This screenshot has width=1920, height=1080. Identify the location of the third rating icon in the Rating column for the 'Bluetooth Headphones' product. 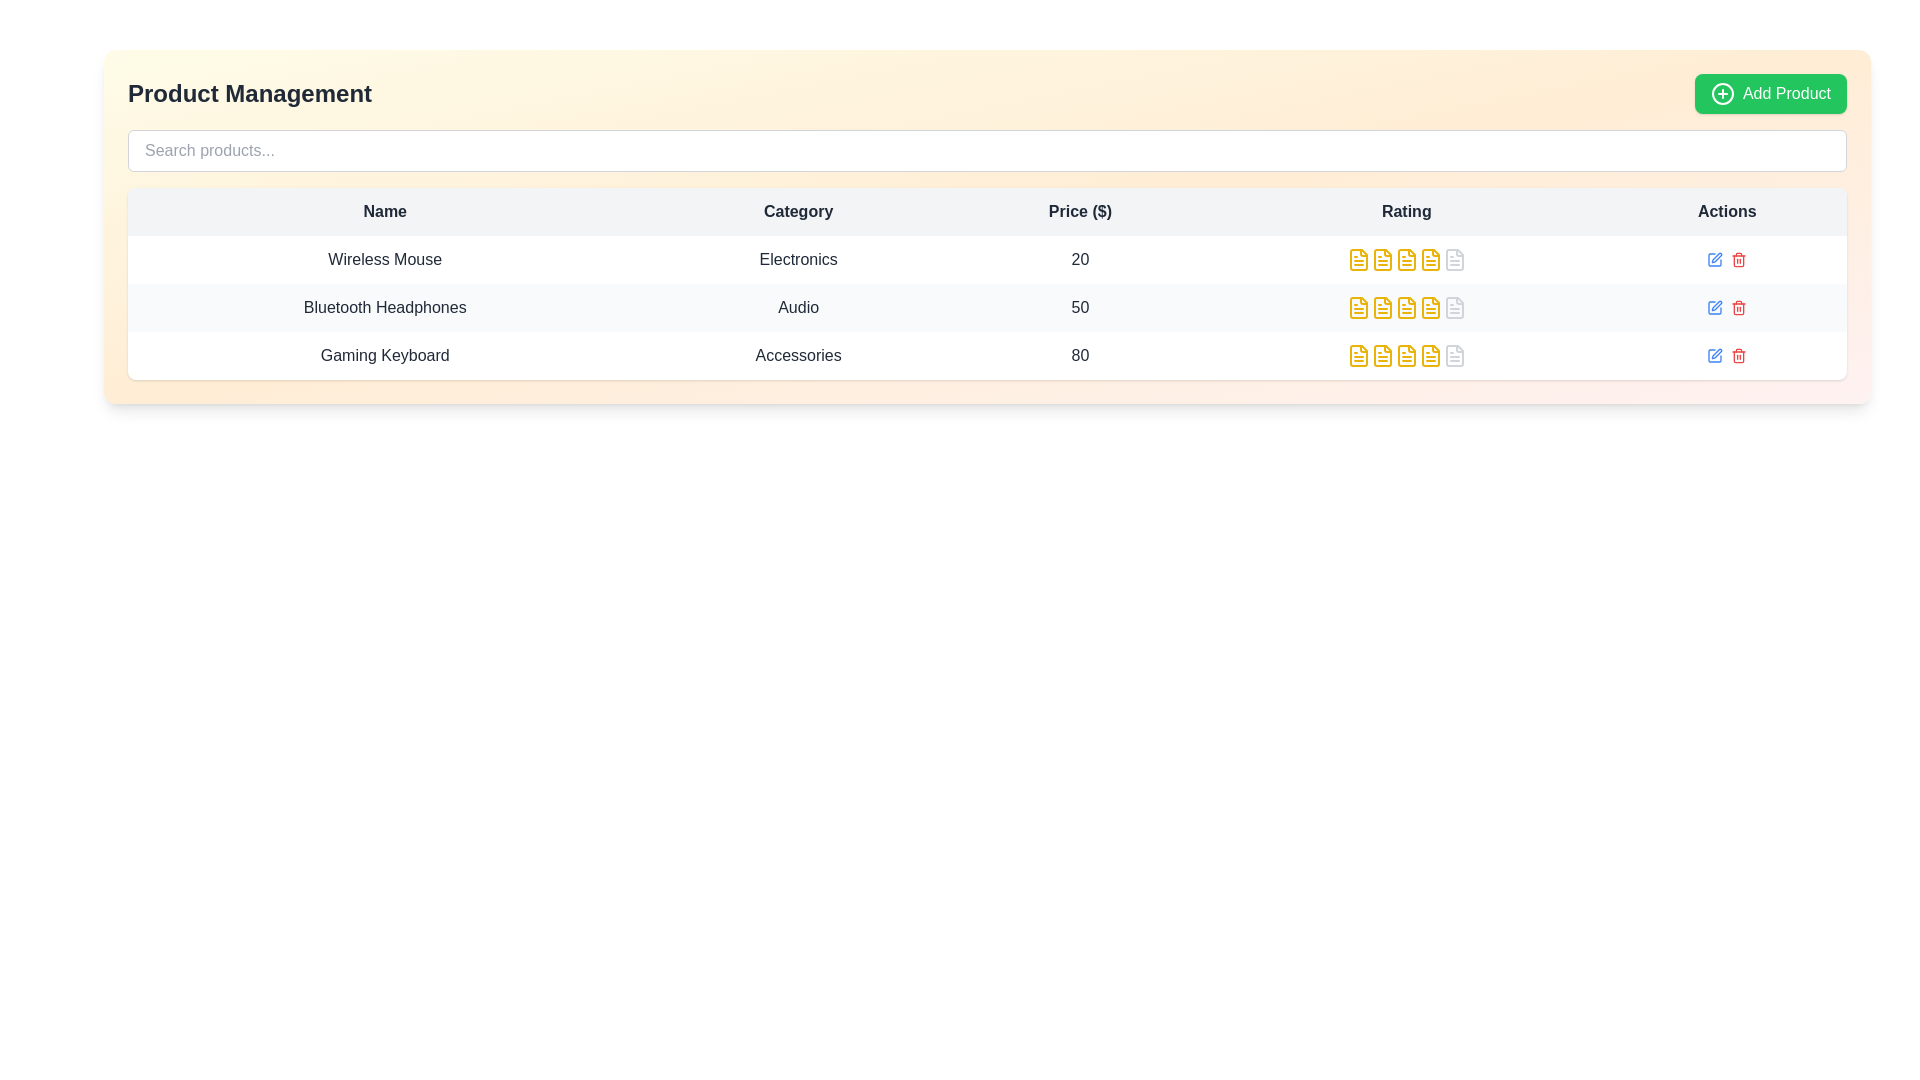
(1405, 308).